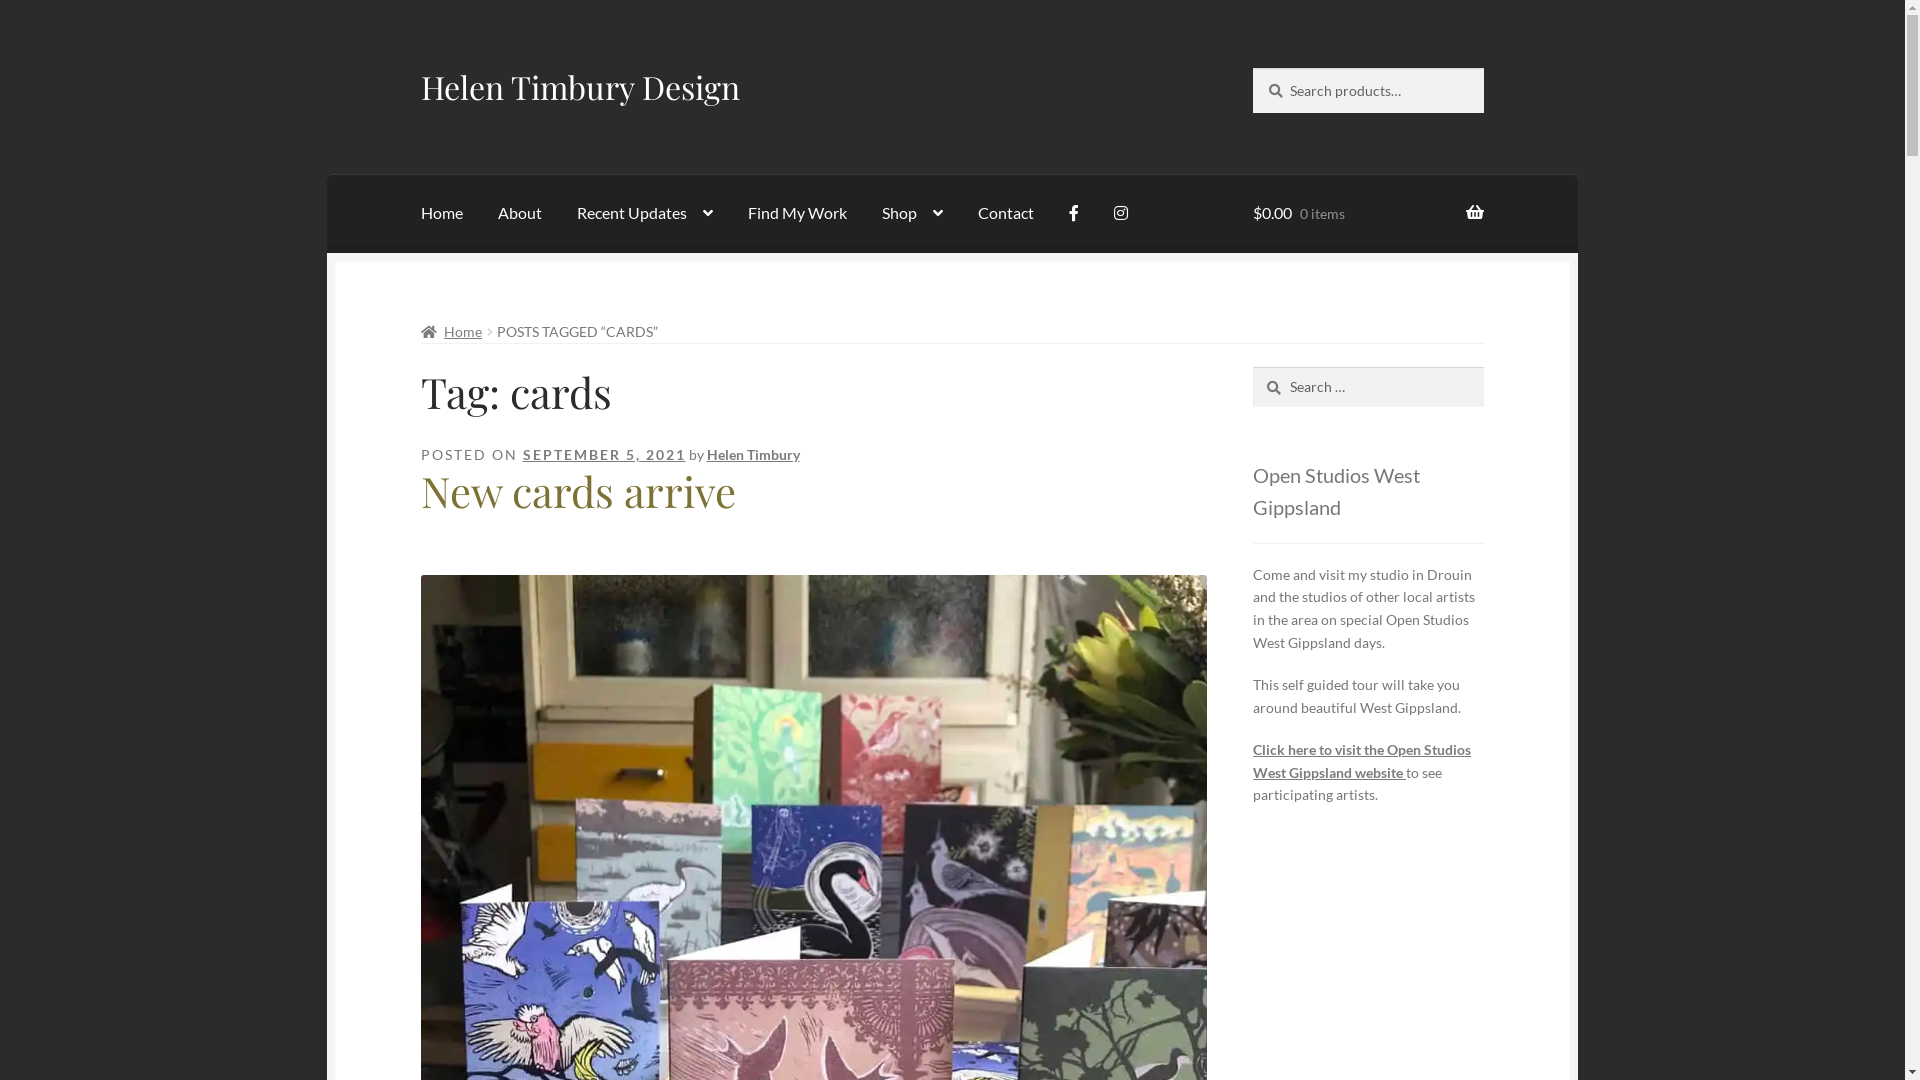  I want to click on 'Recent Updates', so click(644, 213).